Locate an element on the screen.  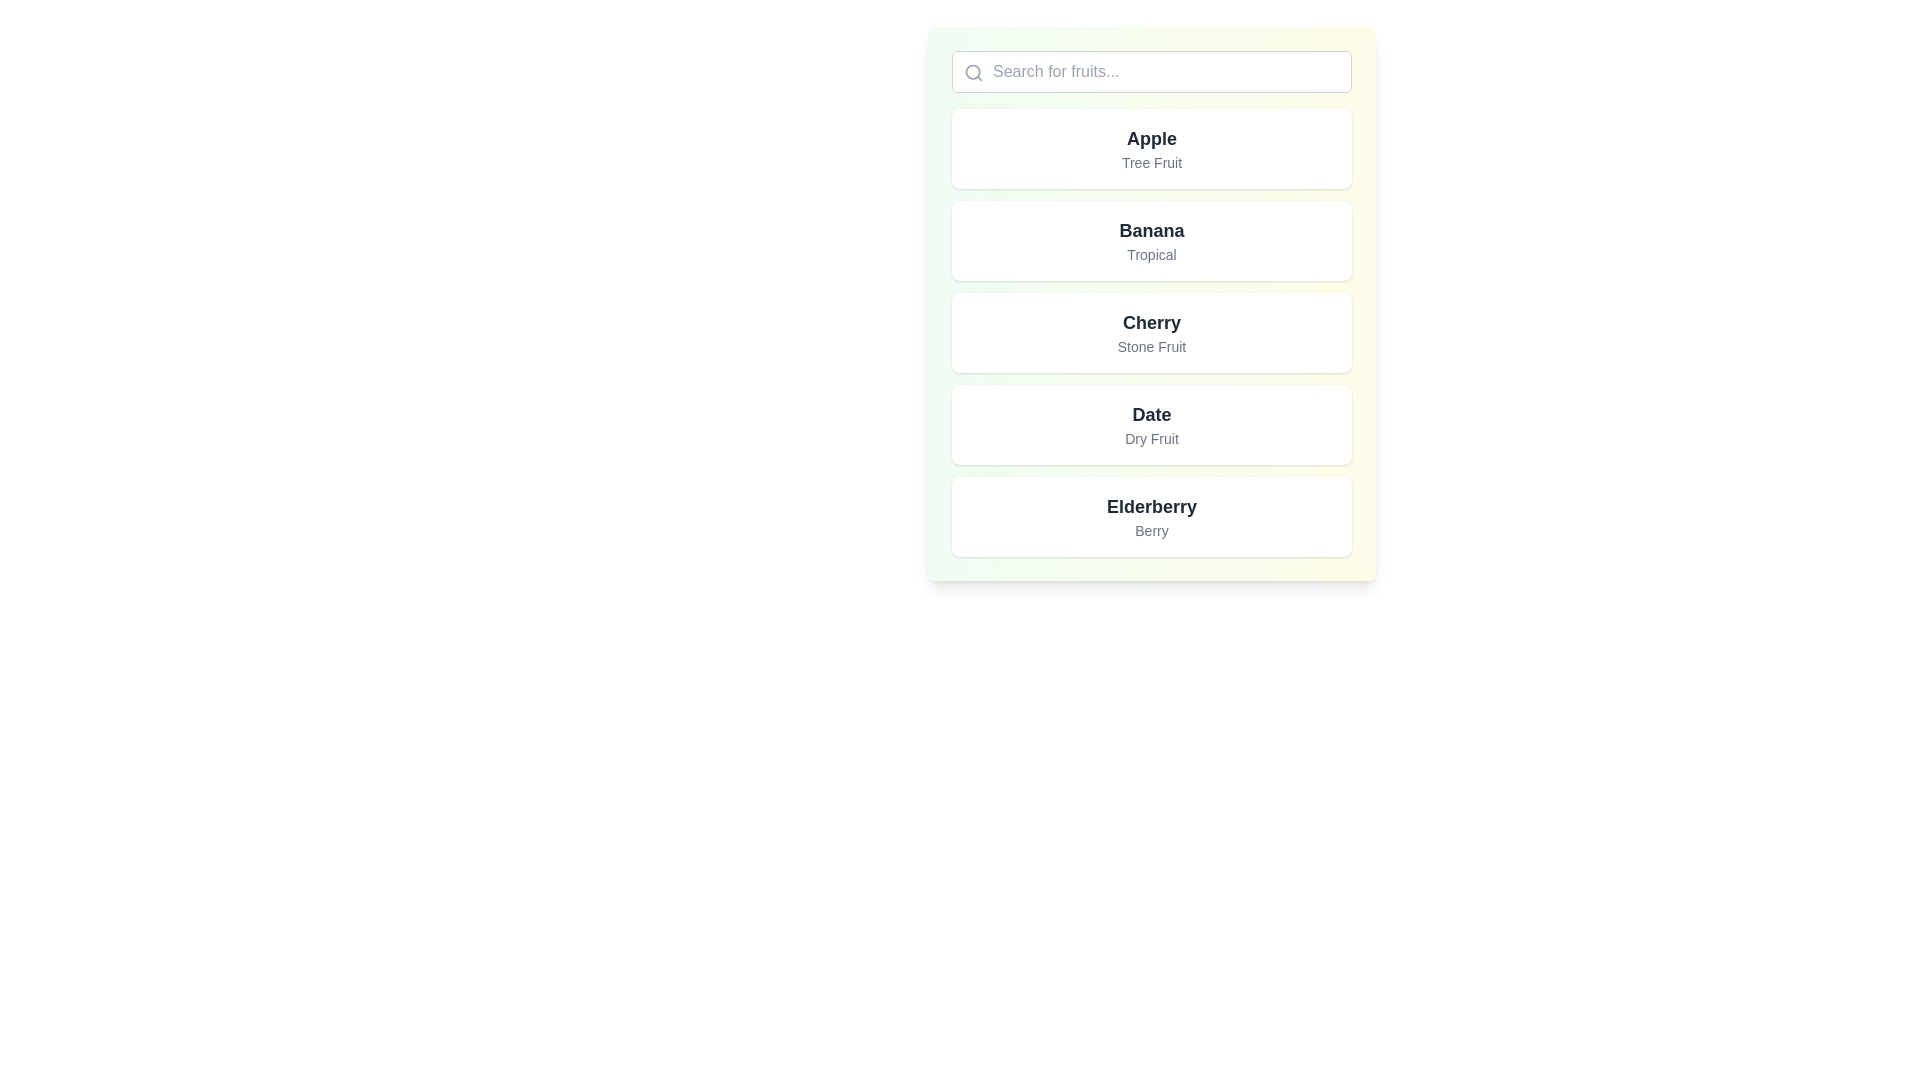
the text label element that identifies the item 'Banana', which is positioned above the sibling text 'Tropical' in the vertical list of items is located at coordinates (1152, 230).